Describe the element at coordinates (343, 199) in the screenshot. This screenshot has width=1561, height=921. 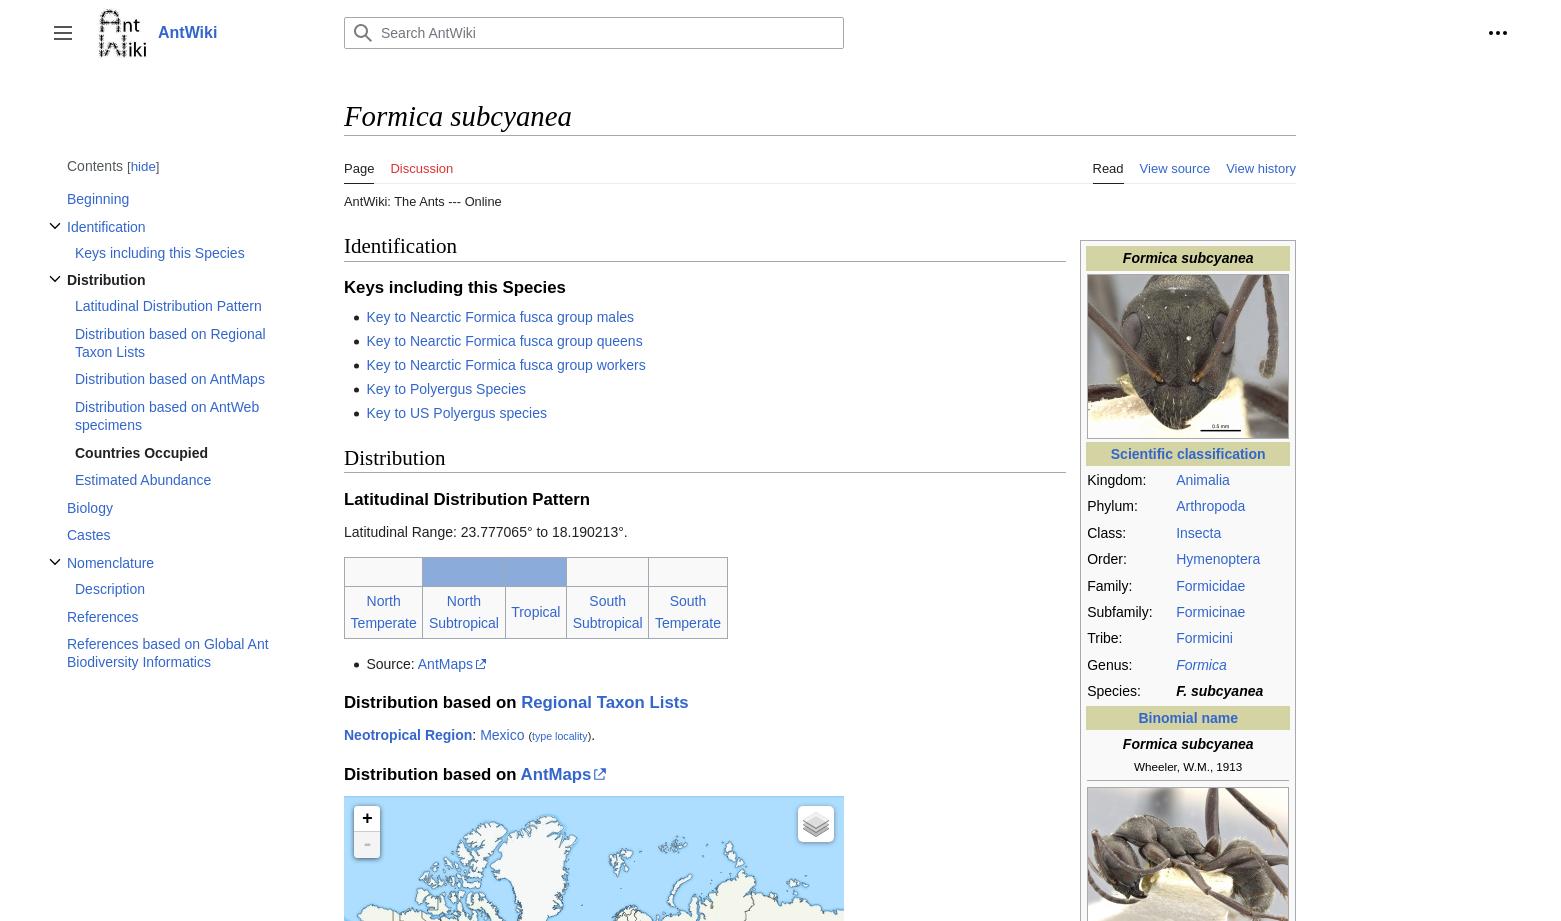
I see `'AntWiki: The Ants --- Online'` at that location.